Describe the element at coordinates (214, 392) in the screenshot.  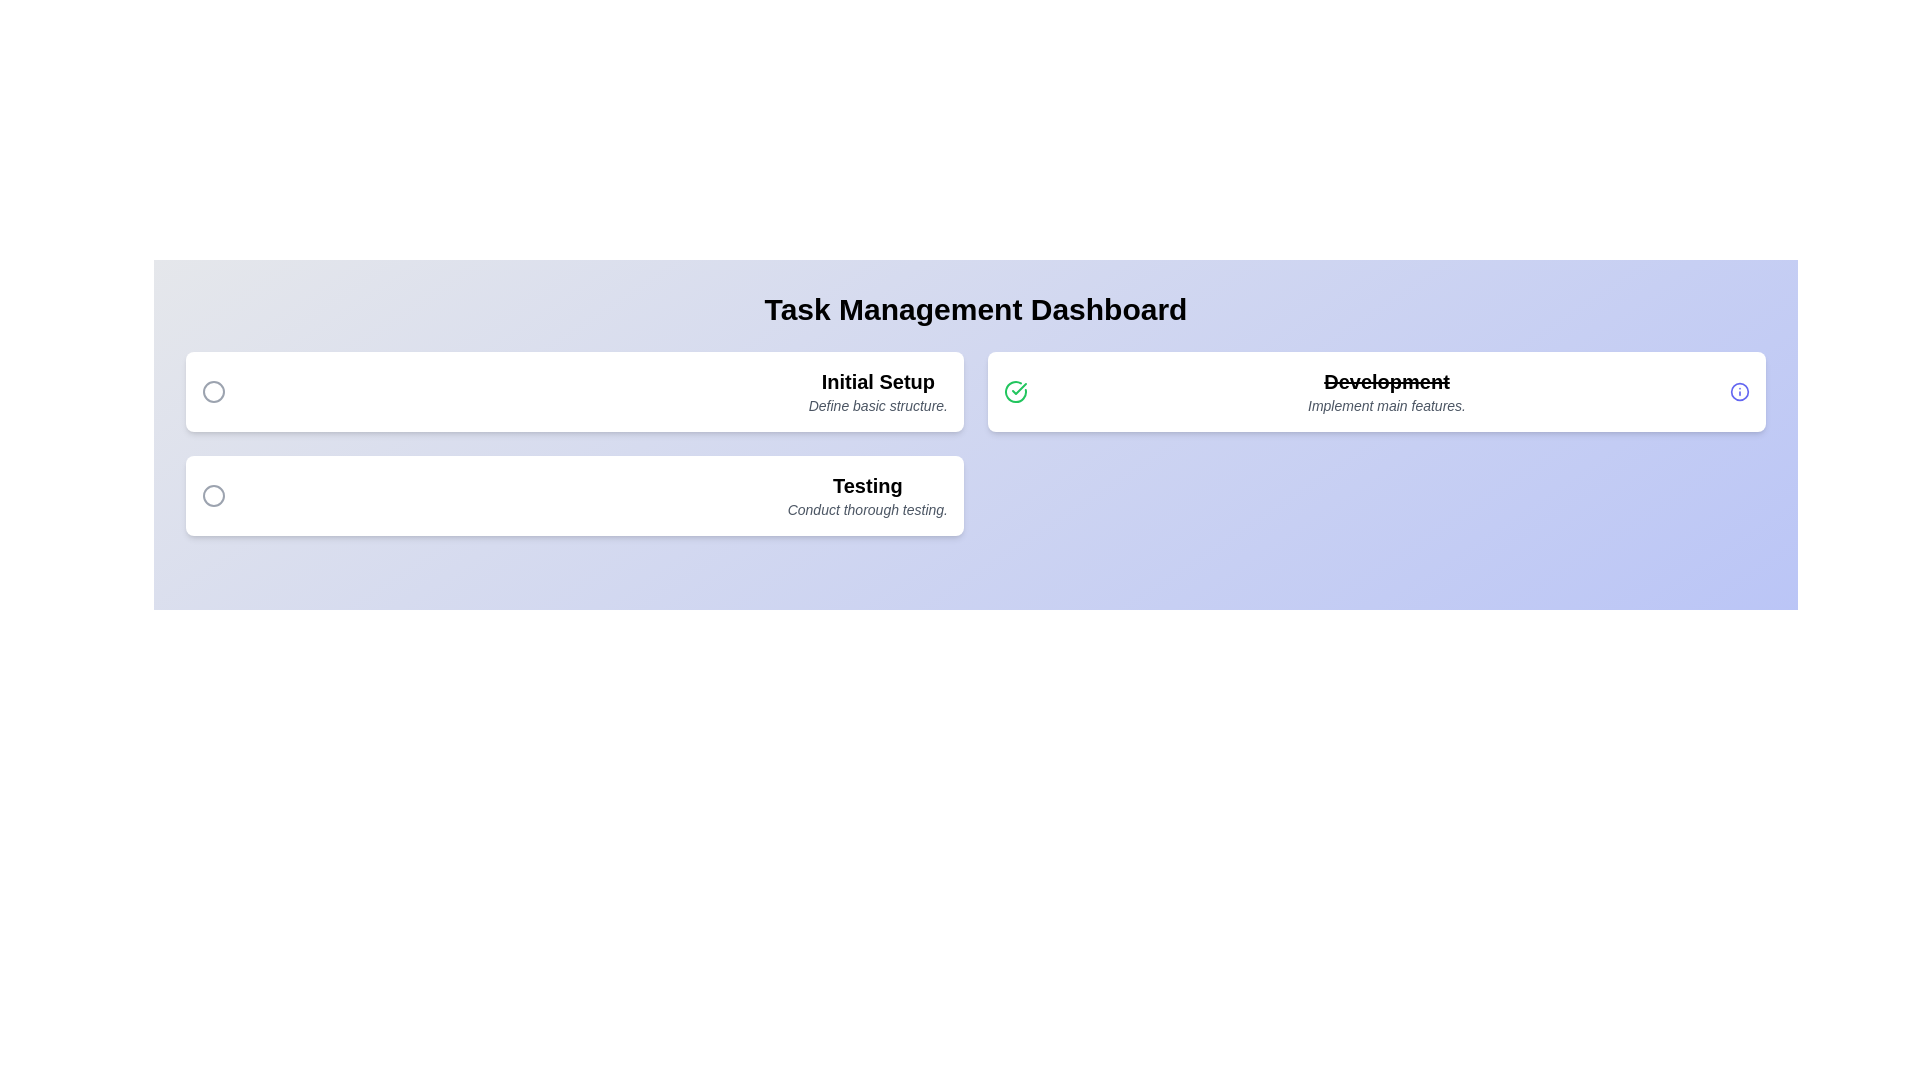
I see `the toggle button for task 1` at that location.